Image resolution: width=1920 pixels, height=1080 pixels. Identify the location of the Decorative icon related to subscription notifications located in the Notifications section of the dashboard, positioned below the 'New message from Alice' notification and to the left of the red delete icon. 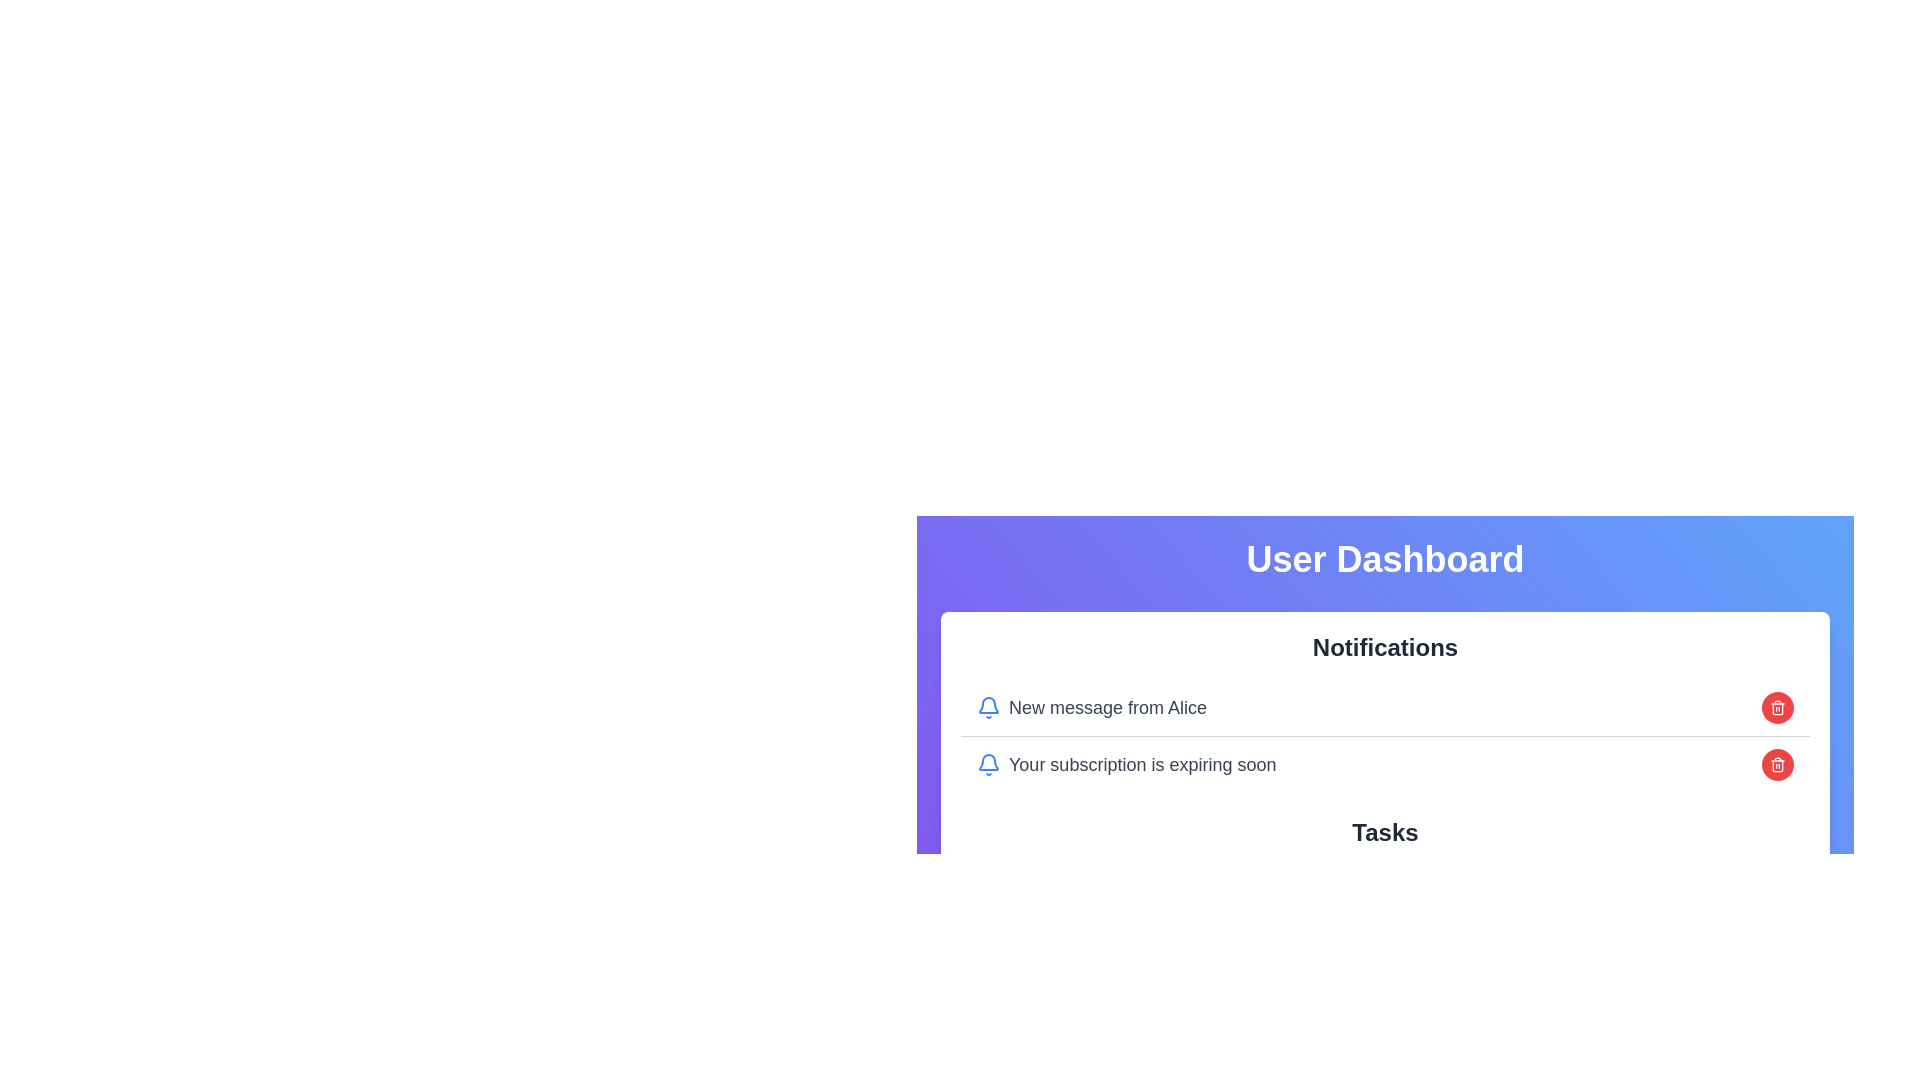
(988, 762).